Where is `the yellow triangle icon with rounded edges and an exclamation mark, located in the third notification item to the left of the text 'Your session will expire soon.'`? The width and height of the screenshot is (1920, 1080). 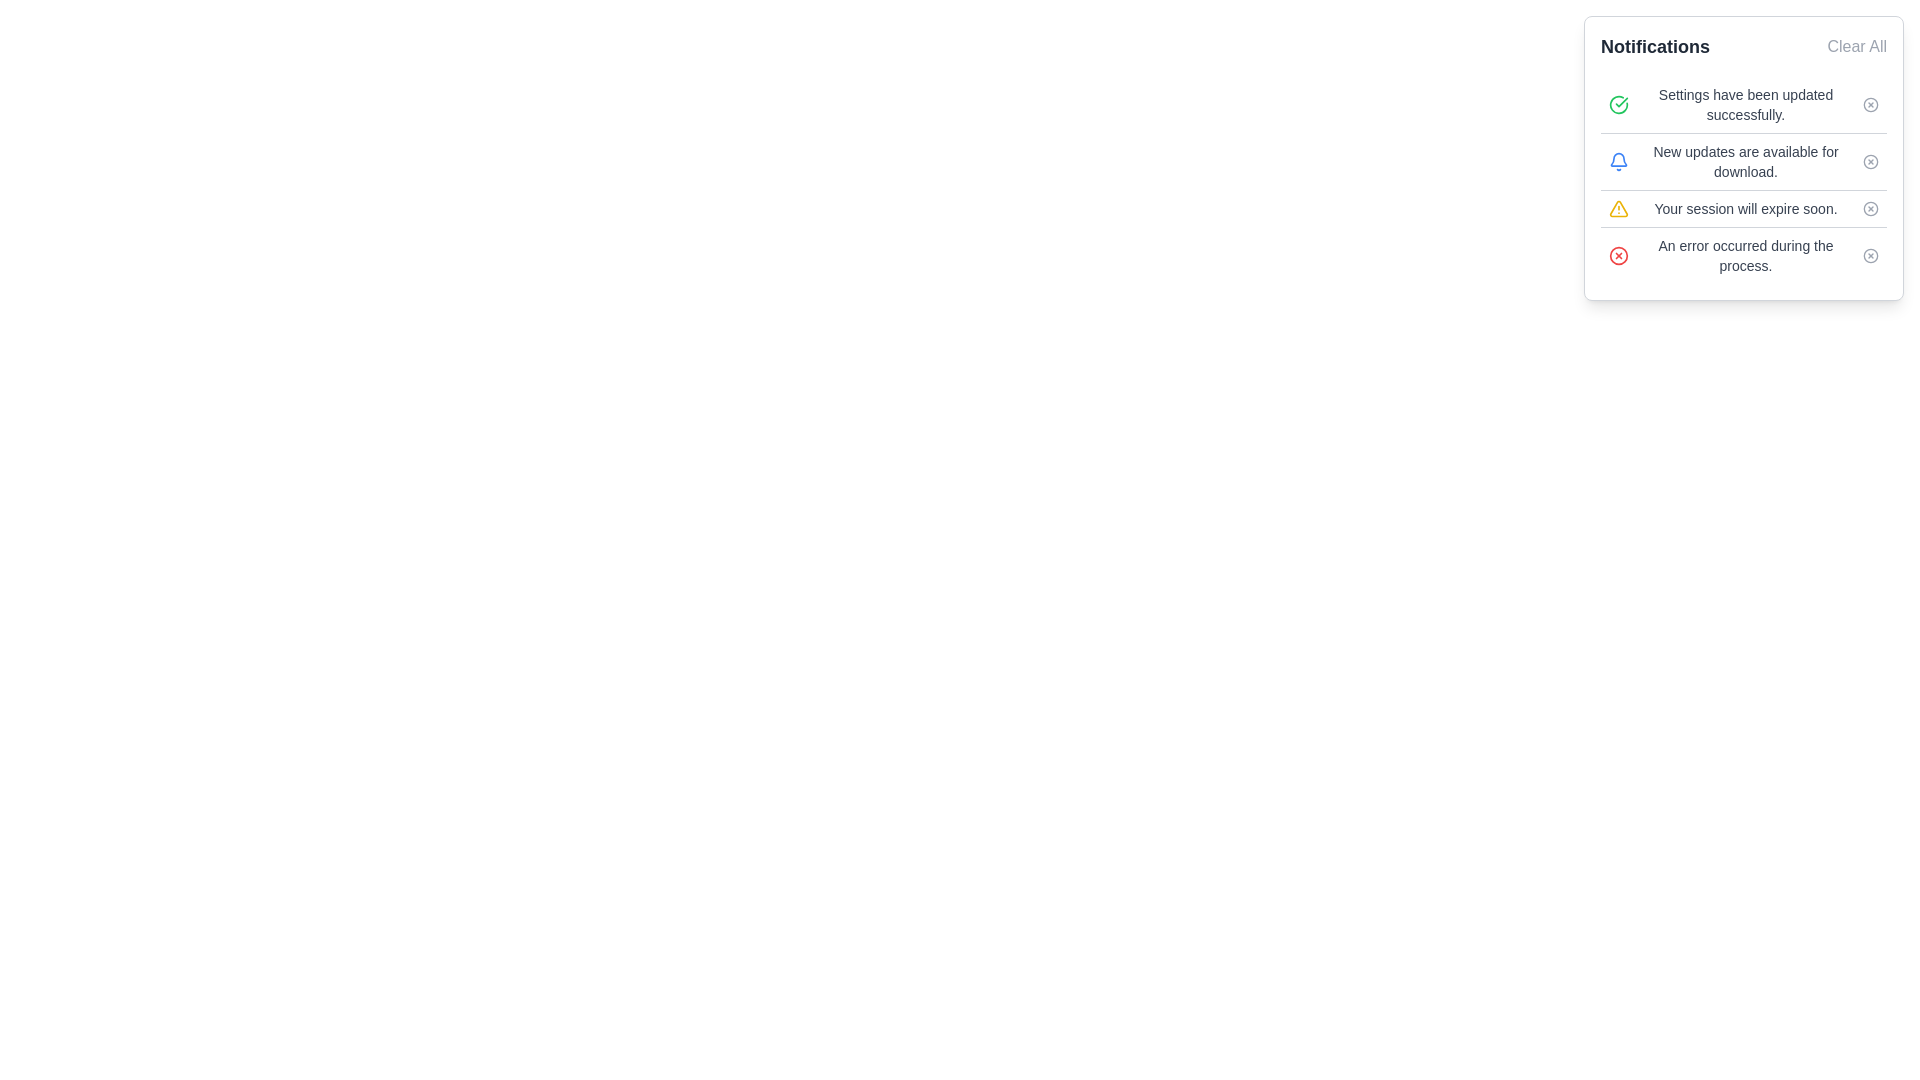
the yellow triangle icon with rounded edges and an exclamation mark, located in the third notification item to the left of the text 'Your session will expire soon.' is located at coordinates (1618, 208).